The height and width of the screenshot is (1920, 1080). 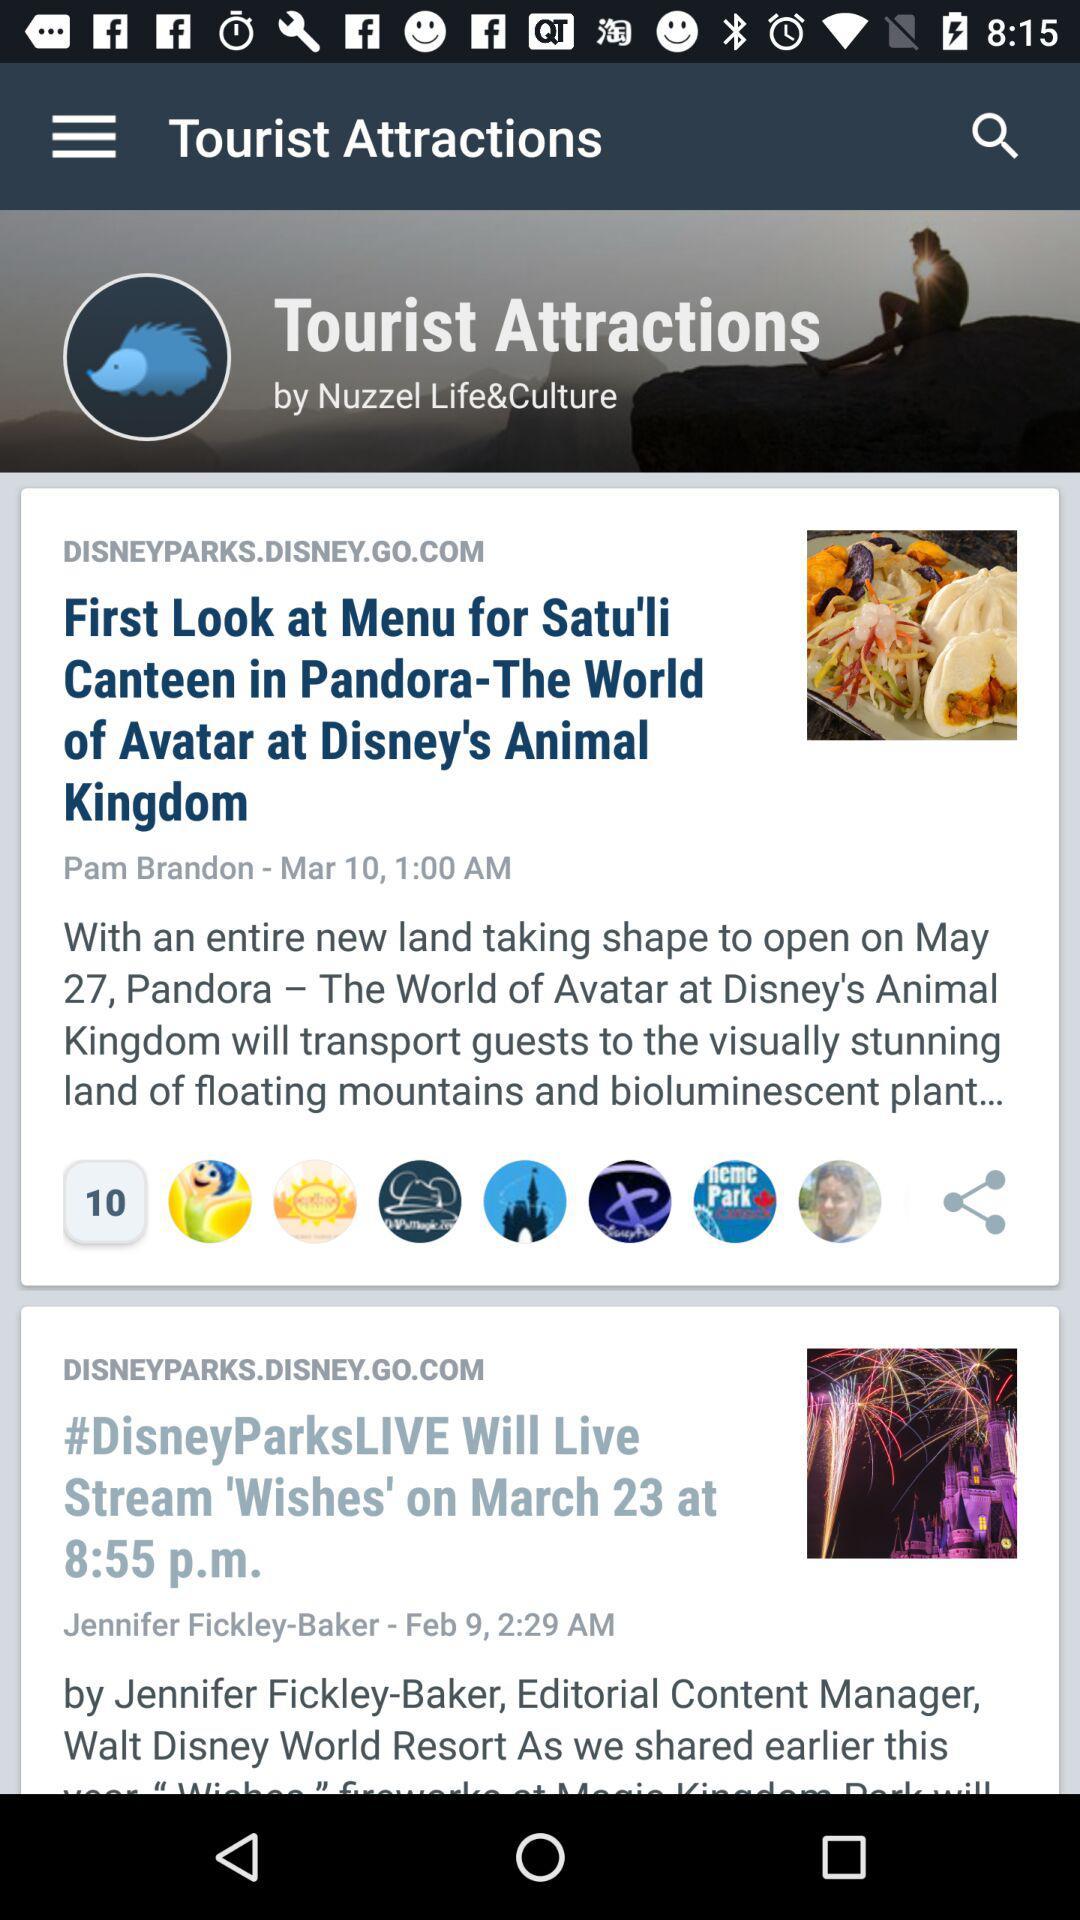 What do you see at coordinates (104, 135) in the screenshot?
I see `show the menu` at bounding box center [104, 135].